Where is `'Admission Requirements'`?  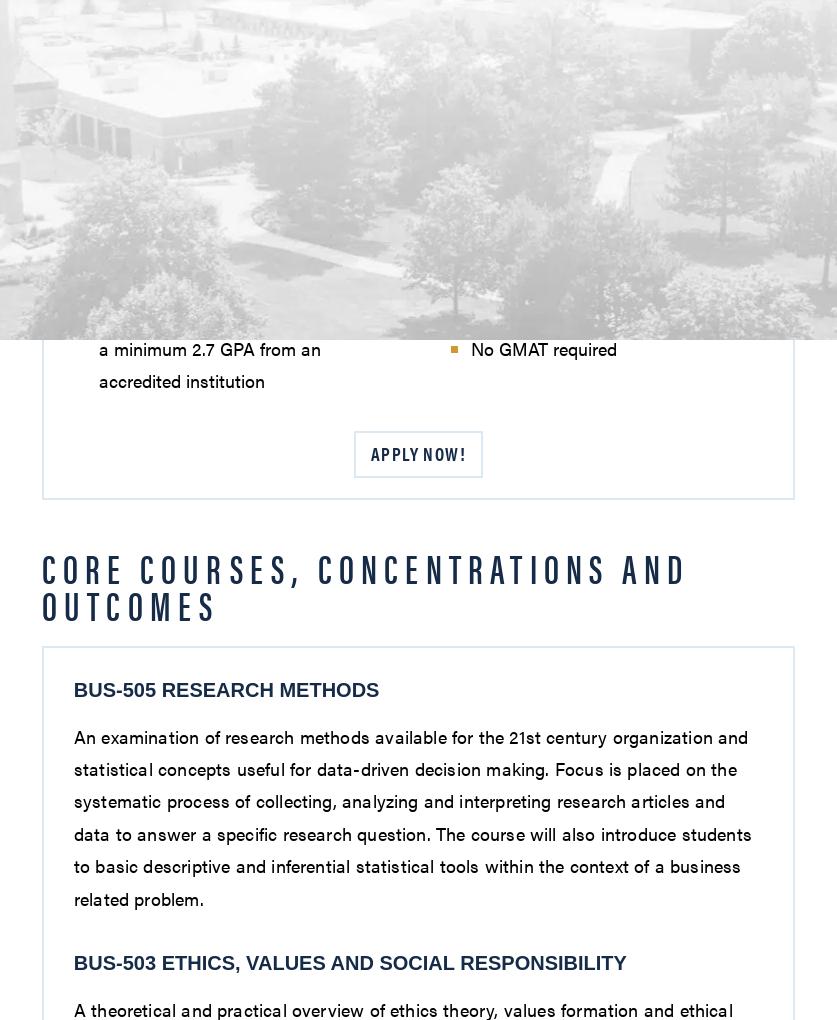
'Admission Requirements' is located at coordinates (210, 131).